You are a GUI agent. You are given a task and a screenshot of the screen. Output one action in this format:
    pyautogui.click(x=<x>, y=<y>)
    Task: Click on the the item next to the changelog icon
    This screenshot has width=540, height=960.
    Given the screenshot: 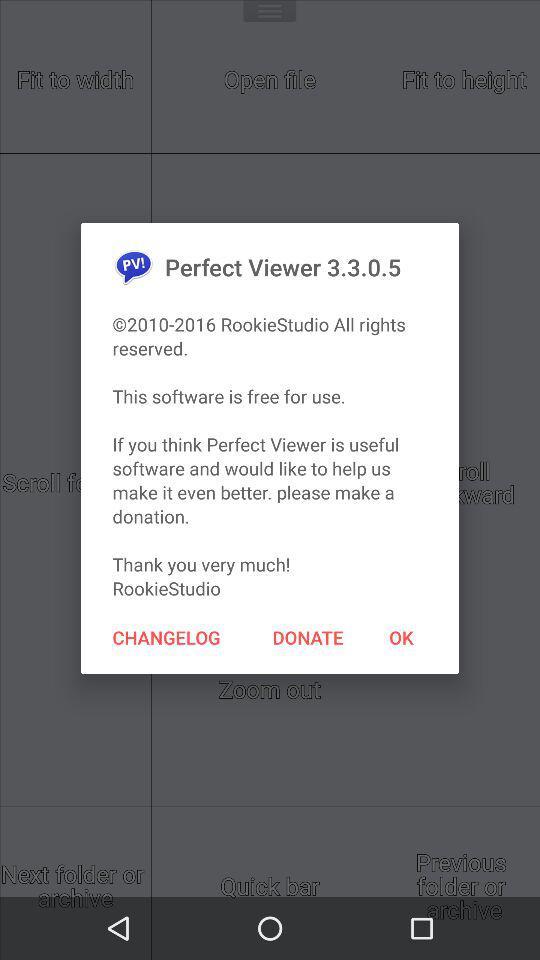 What is the action you would take?
    pyautogui.click(x=308, y=636)
    